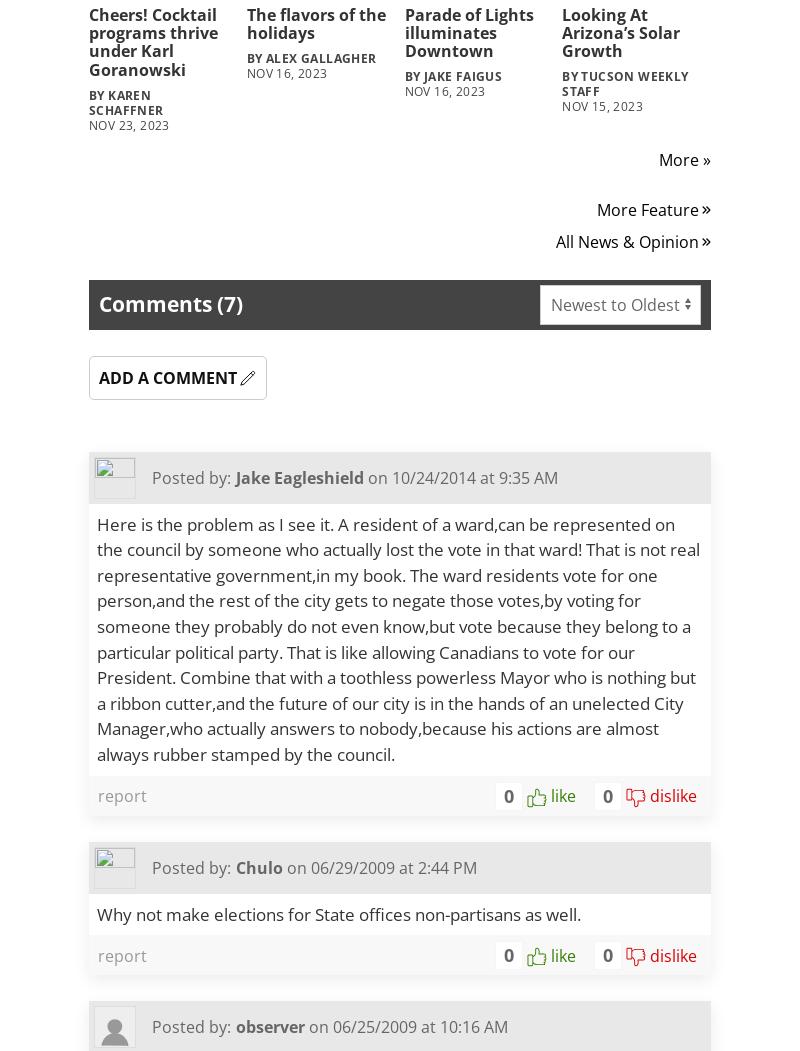  What do you see at coordinates (562, 32) in the screenshot?
I see `'Looking At Arizona’s Solar Growth'` at bounding box center [562, 32].